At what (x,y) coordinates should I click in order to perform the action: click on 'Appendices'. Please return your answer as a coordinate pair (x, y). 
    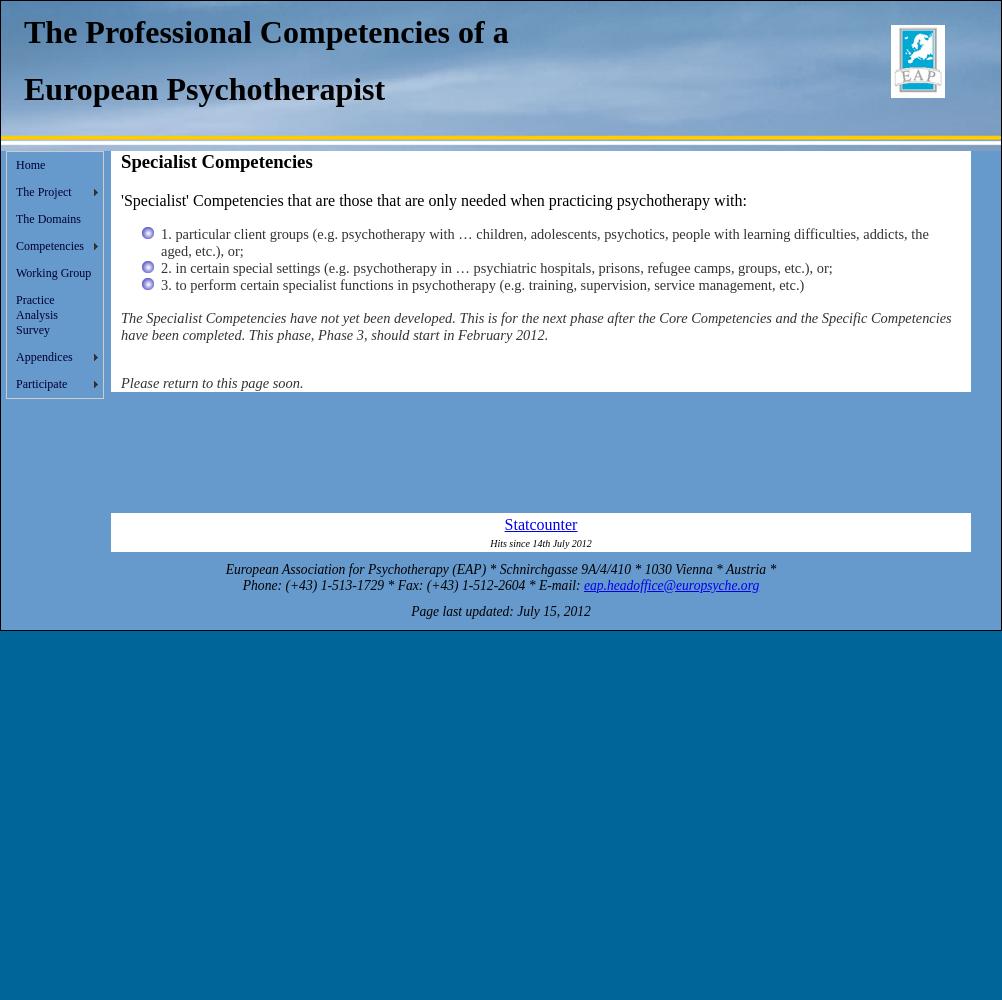
    Looking at the image, I should click on (43, 356).